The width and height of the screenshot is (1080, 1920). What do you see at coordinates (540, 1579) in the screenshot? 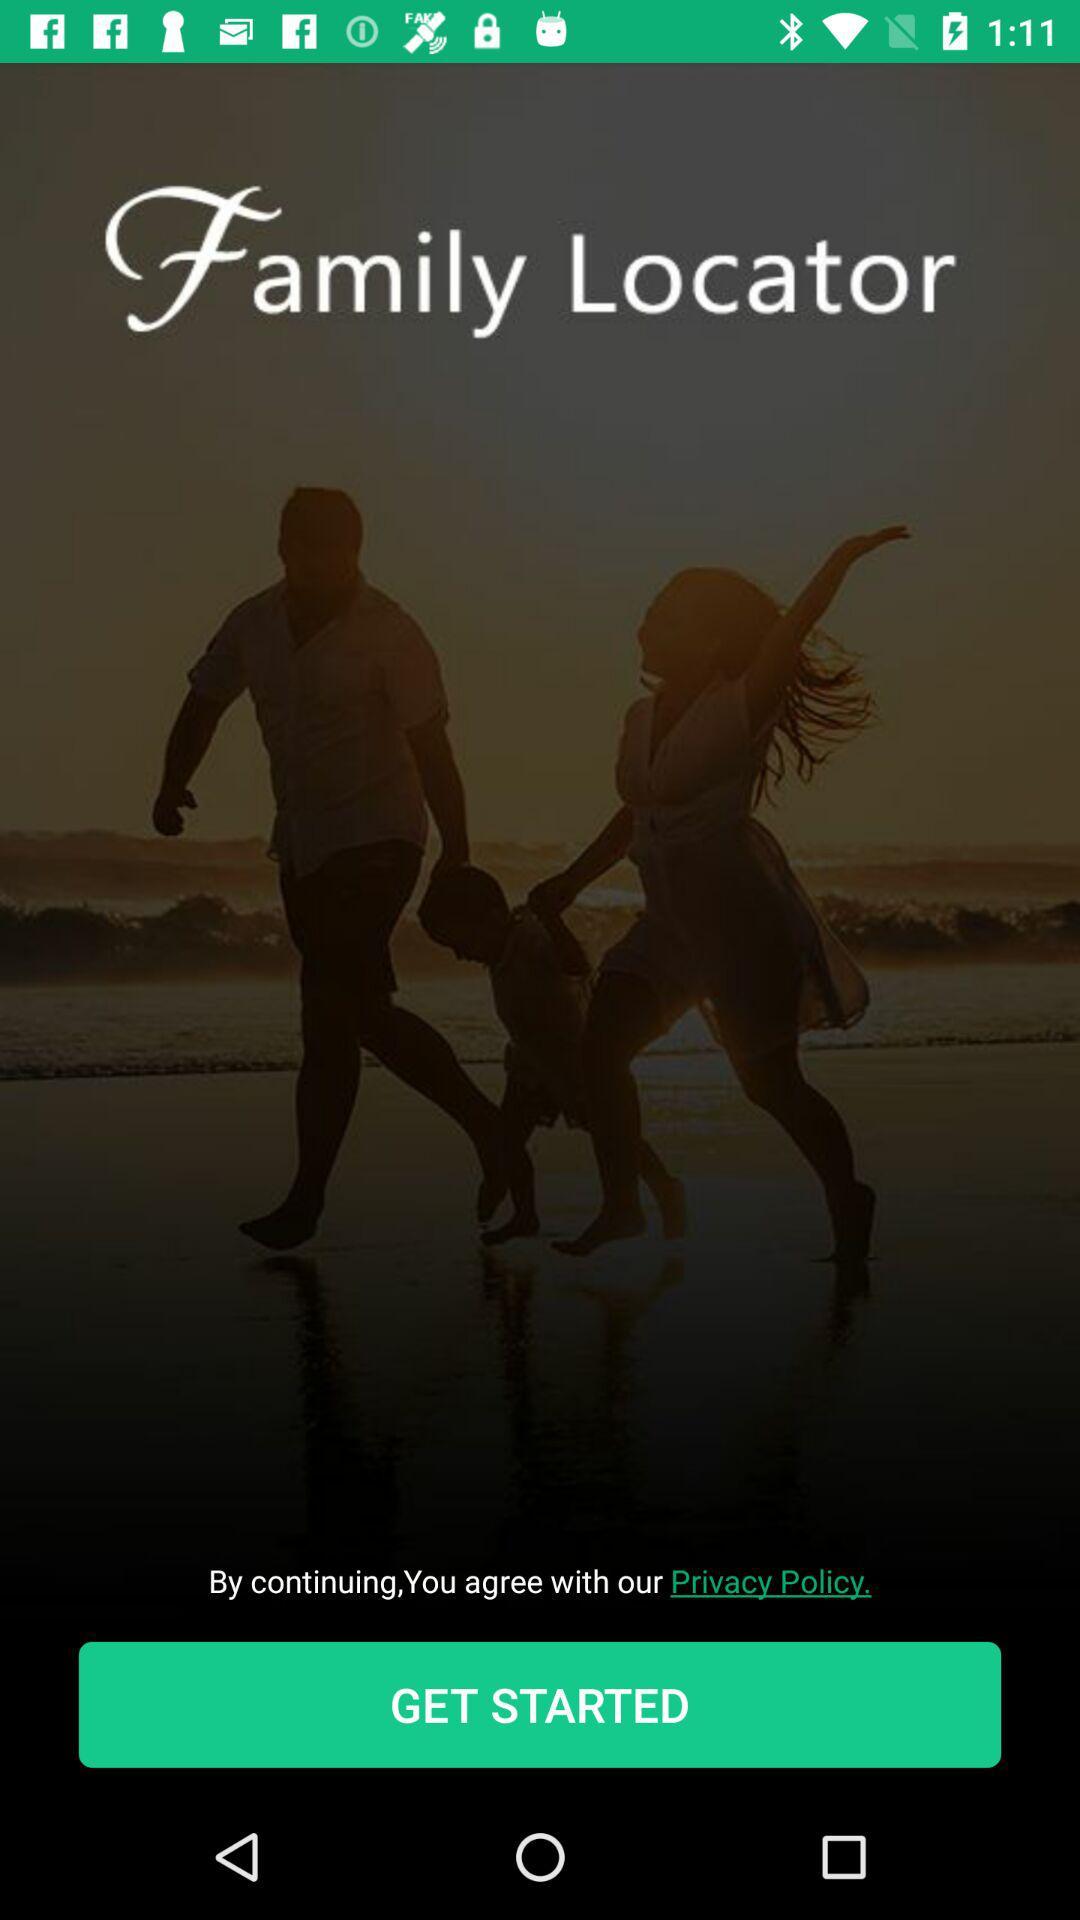
I see `by continuing you` at bounding box center [540, 1579].